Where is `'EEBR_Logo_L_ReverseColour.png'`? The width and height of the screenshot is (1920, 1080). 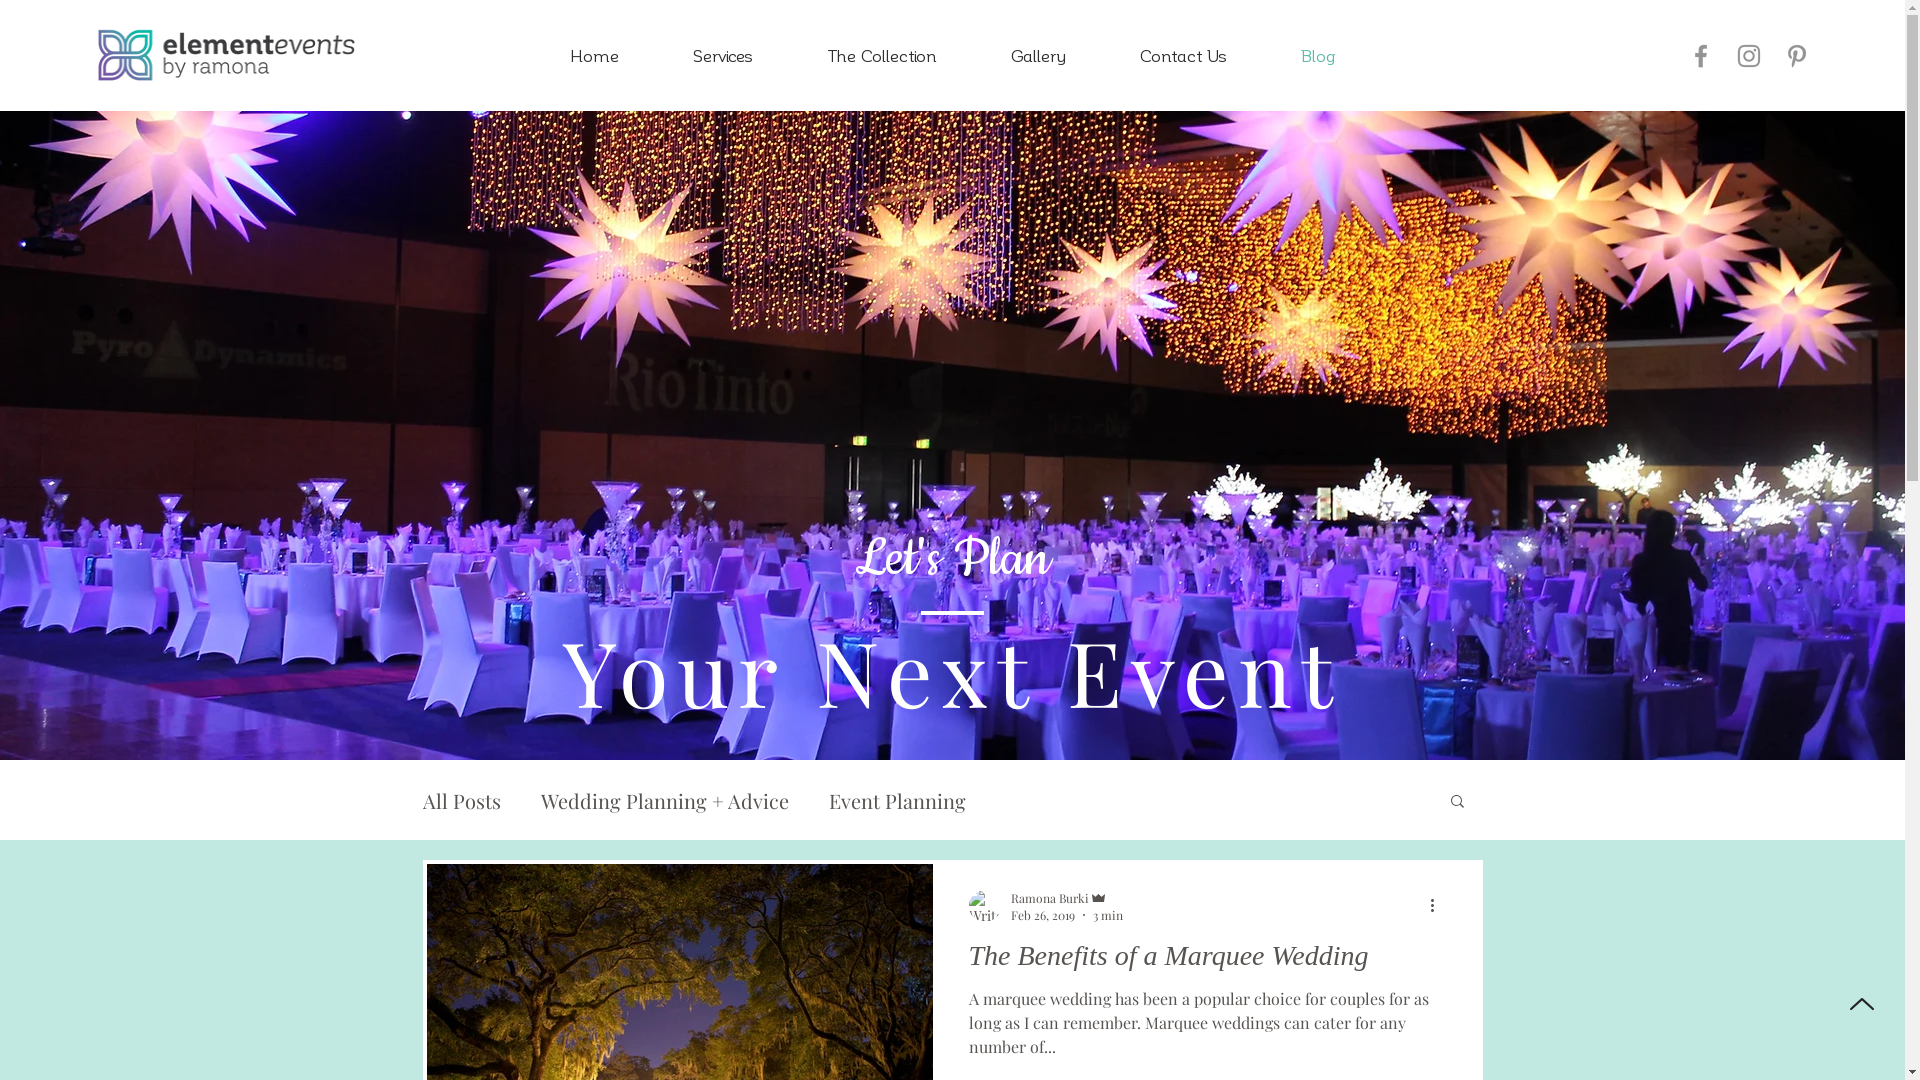
'EEBR_Logo_L_ReverseColour.png' is located at coordinates (225, 54).